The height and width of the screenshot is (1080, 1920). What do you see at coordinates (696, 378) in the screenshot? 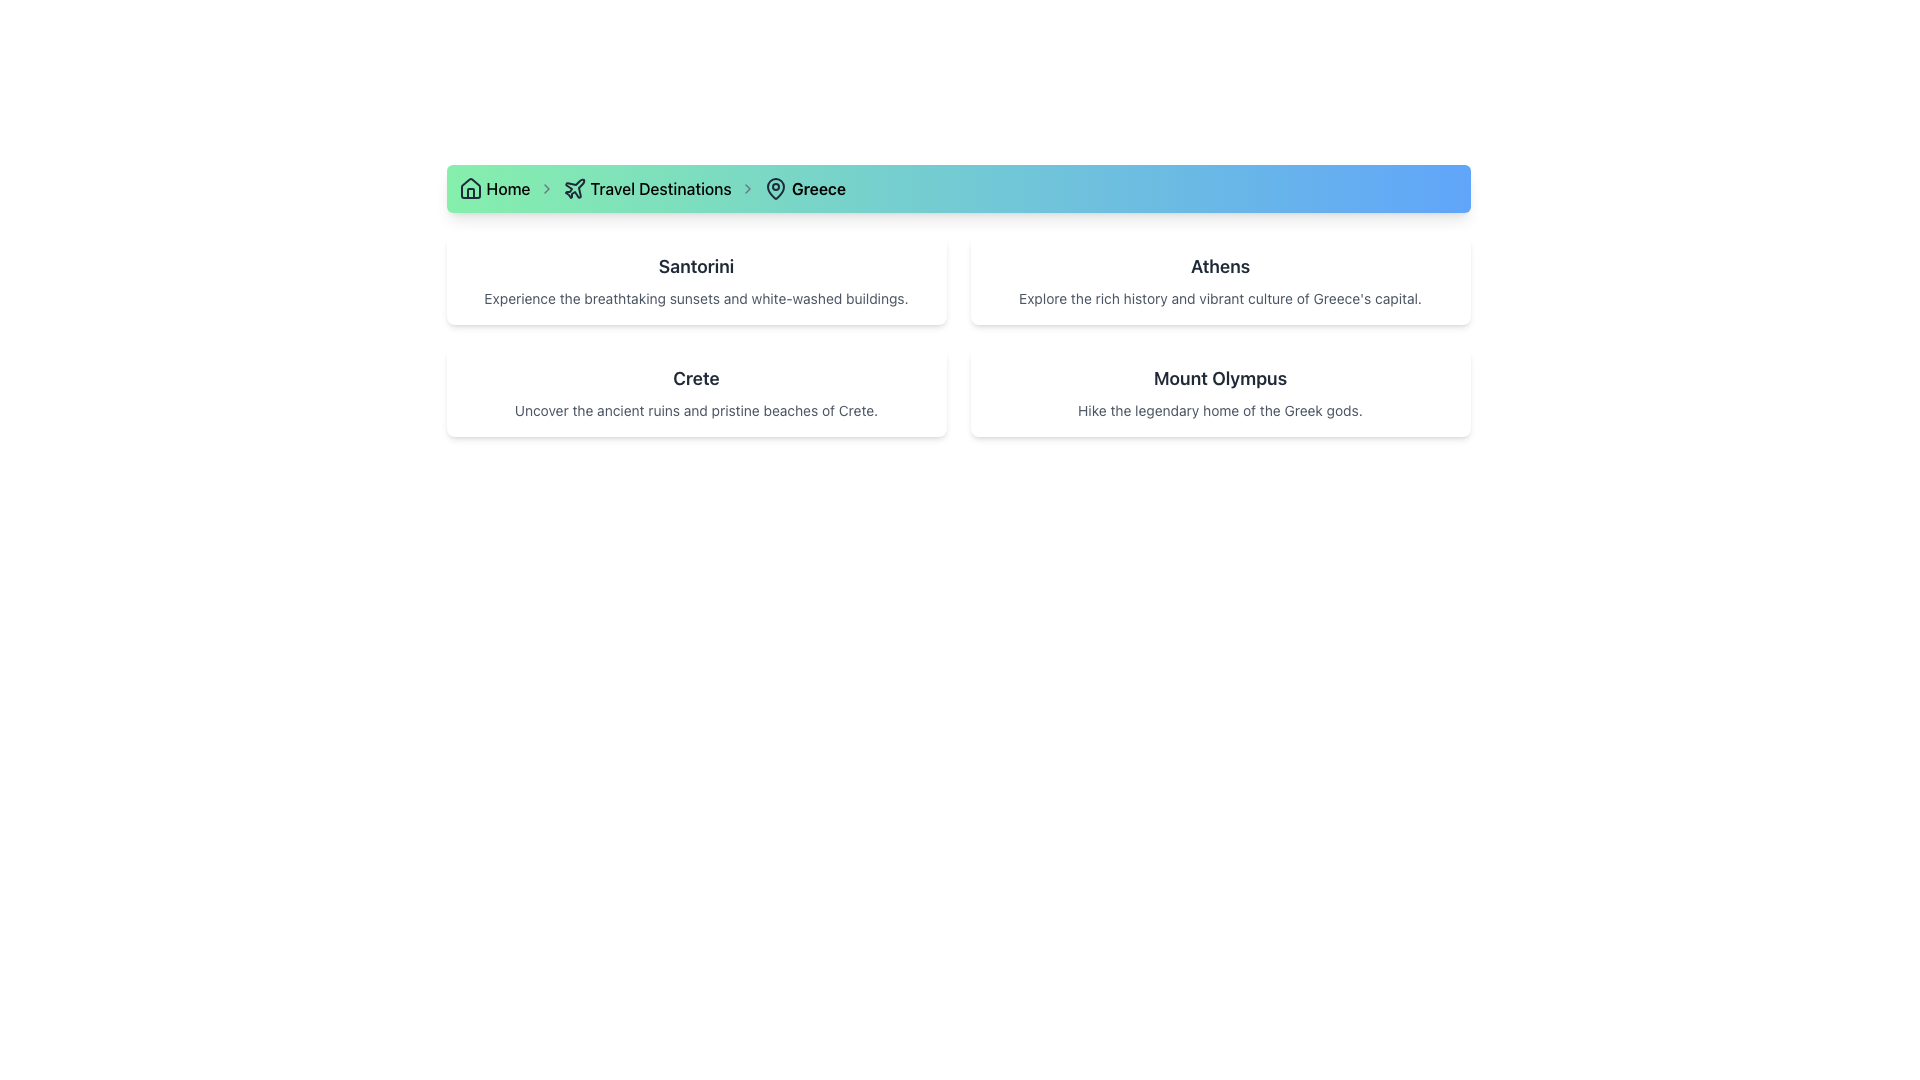
I see `the title text label indicating the destination 'Crete' within the card layout, which is the second card from the left` at bounding box center [696, 378].